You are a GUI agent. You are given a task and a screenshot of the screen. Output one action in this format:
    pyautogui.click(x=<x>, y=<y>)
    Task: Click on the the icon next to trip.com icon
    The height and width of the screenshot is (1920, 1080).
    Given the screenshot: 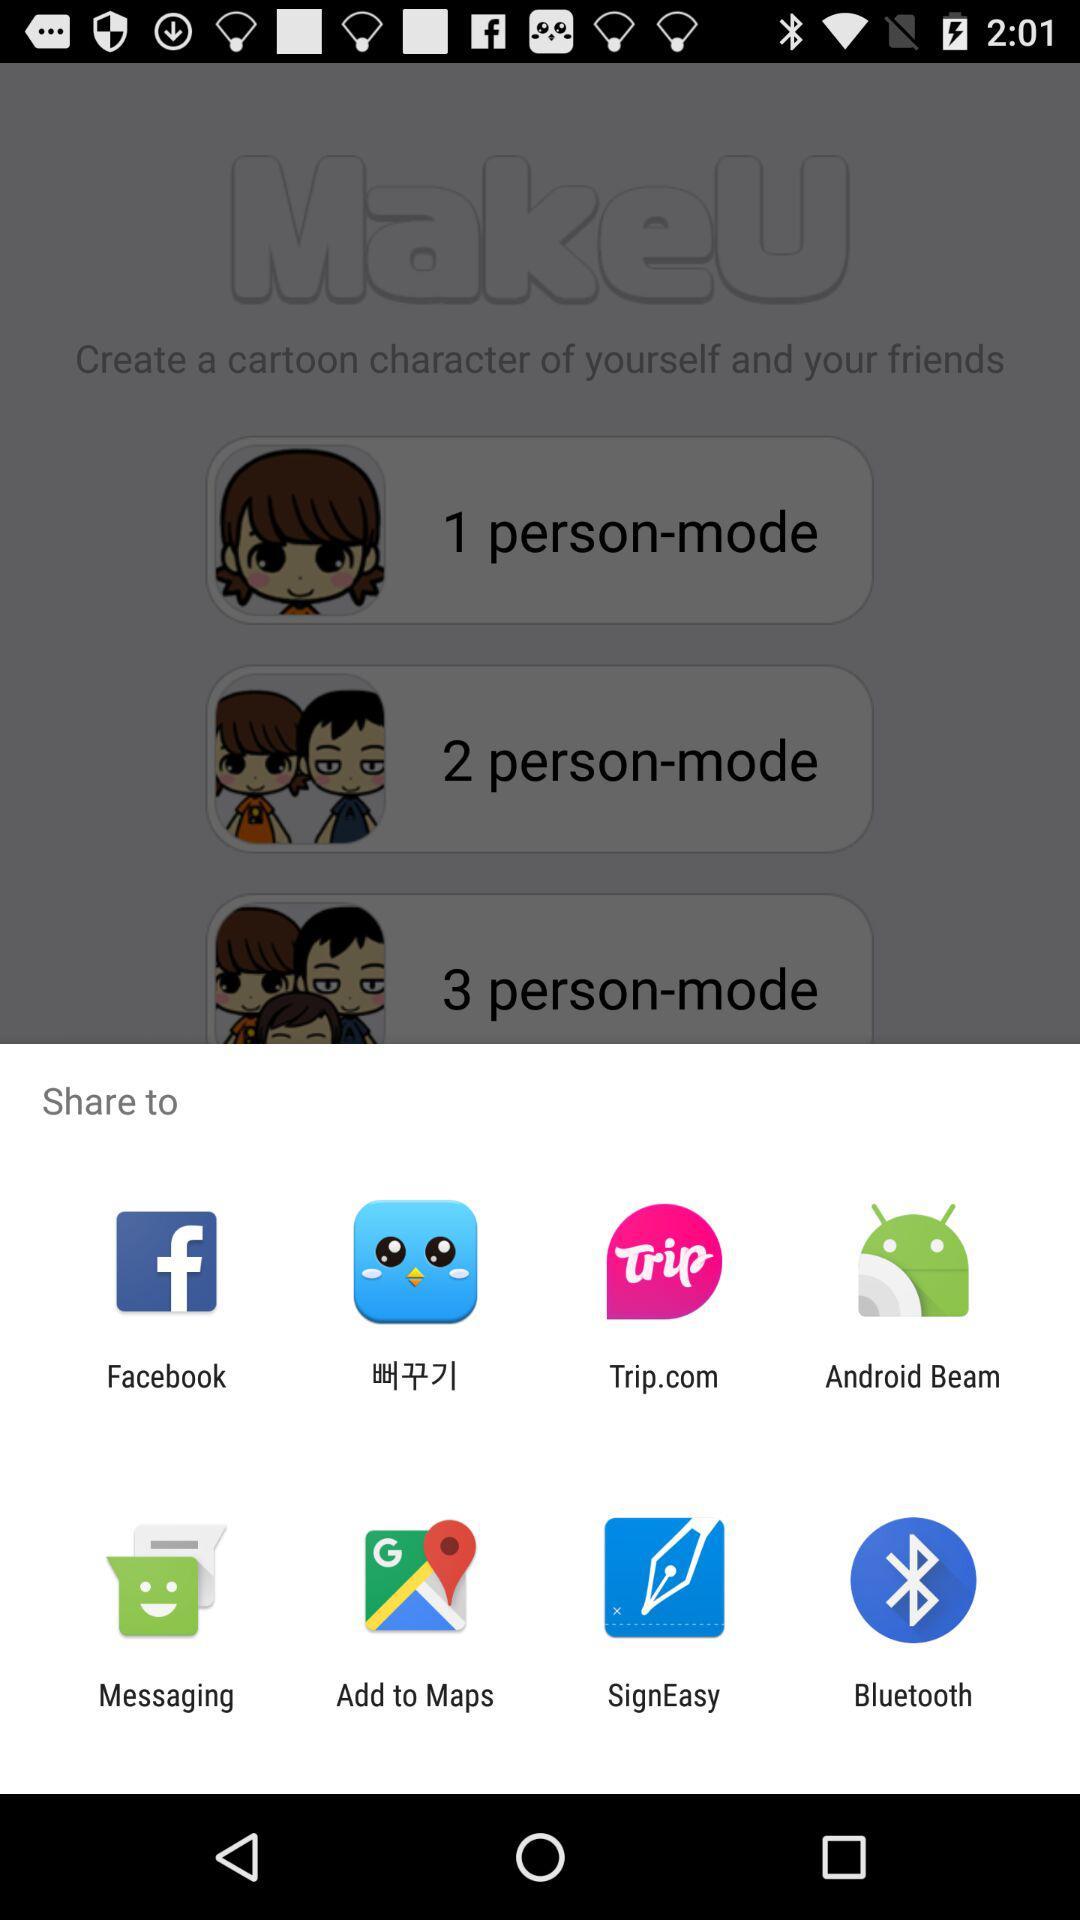 What is the action you would take?
    pyautogui.click(x=913, y=1392)
    